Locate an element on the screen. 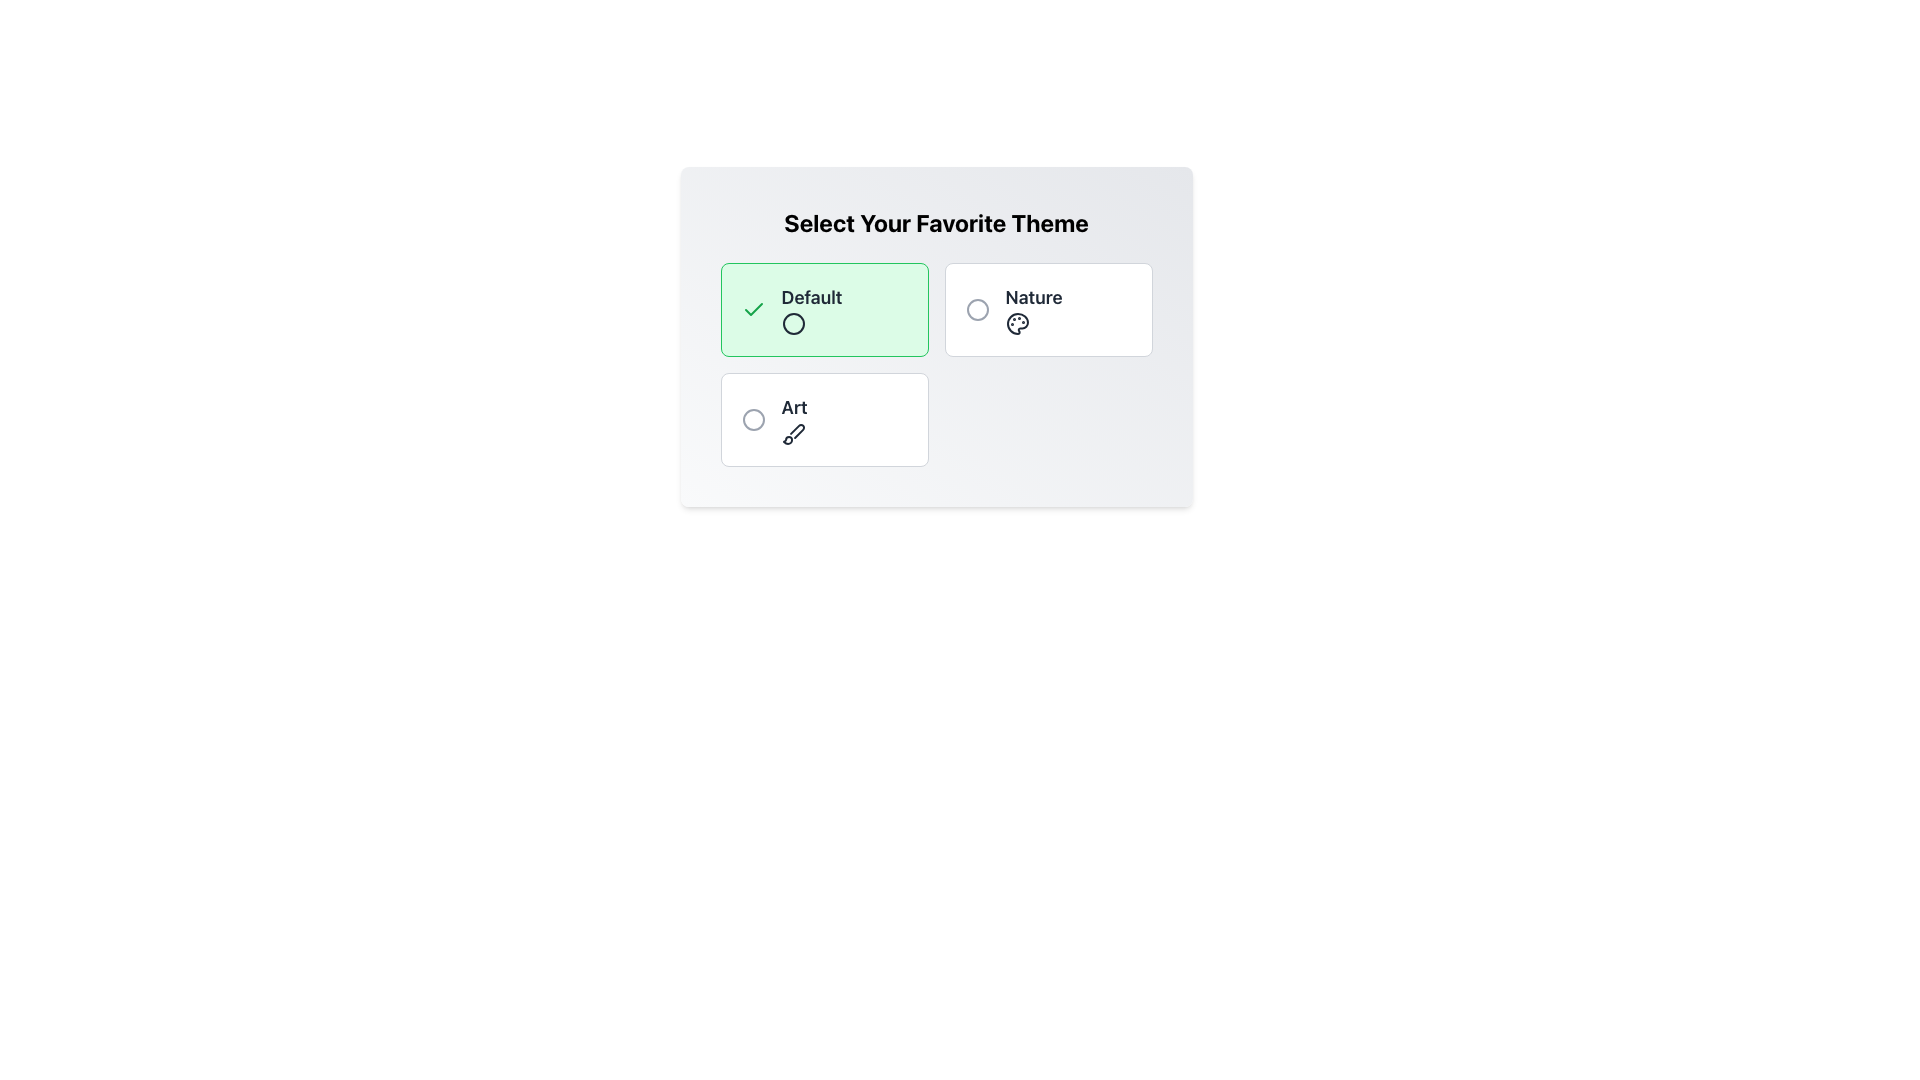  the 'Nature' selectable text and icon combination, which is the second option in the theme choices, styled in bold and slightly larger font, located in the middle-right section of the selection interface is located at coordinates (1034, 309).